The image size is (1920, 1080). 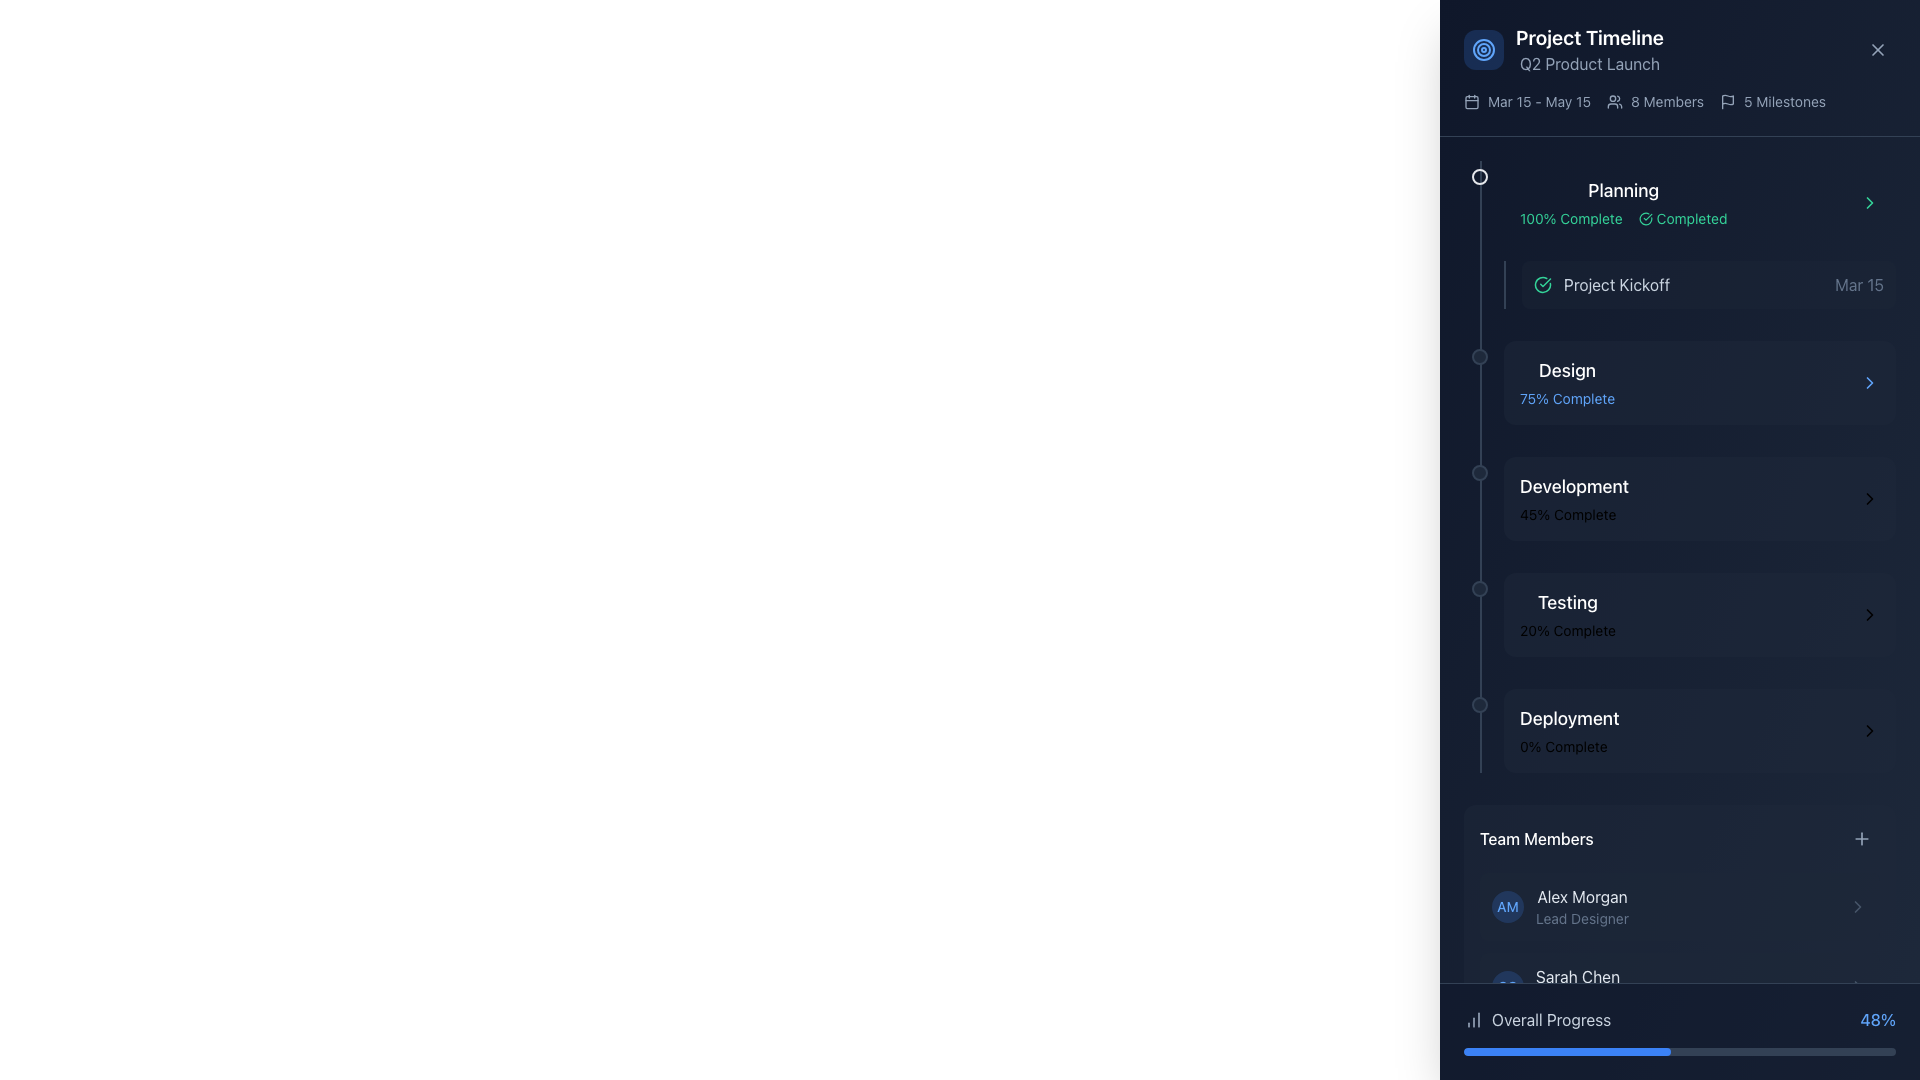 I want to click on the 'Overall Progress' static label with an accompanying bar chart icon, located at the bottom left of the interface, so click(x=1536, y=1019).